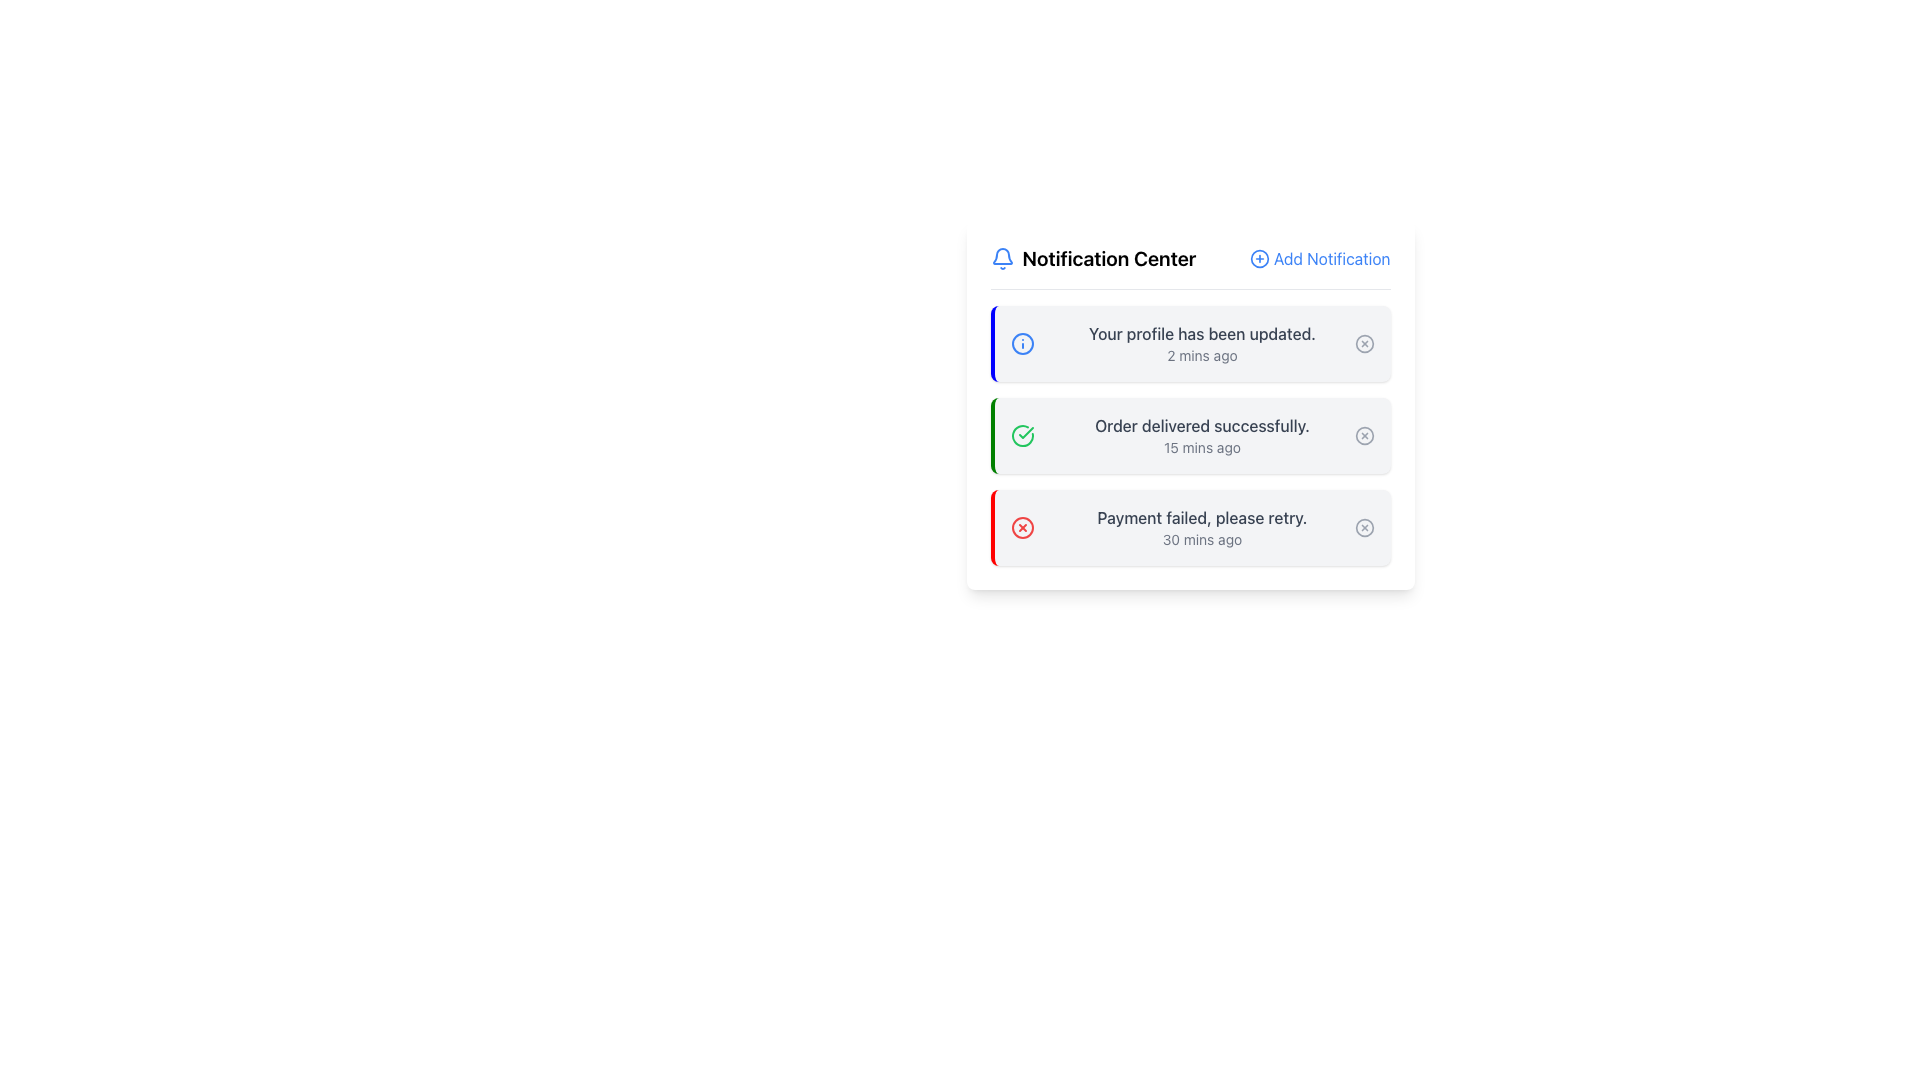 The height and width of the screenshot is (1080, 1920). What do you see at coordinates (1201, 434) in the screenshot?
I see `text content of the notification panel's middle item that informs the user about the successful delivery of an order` at bounding box center [1201, 434].